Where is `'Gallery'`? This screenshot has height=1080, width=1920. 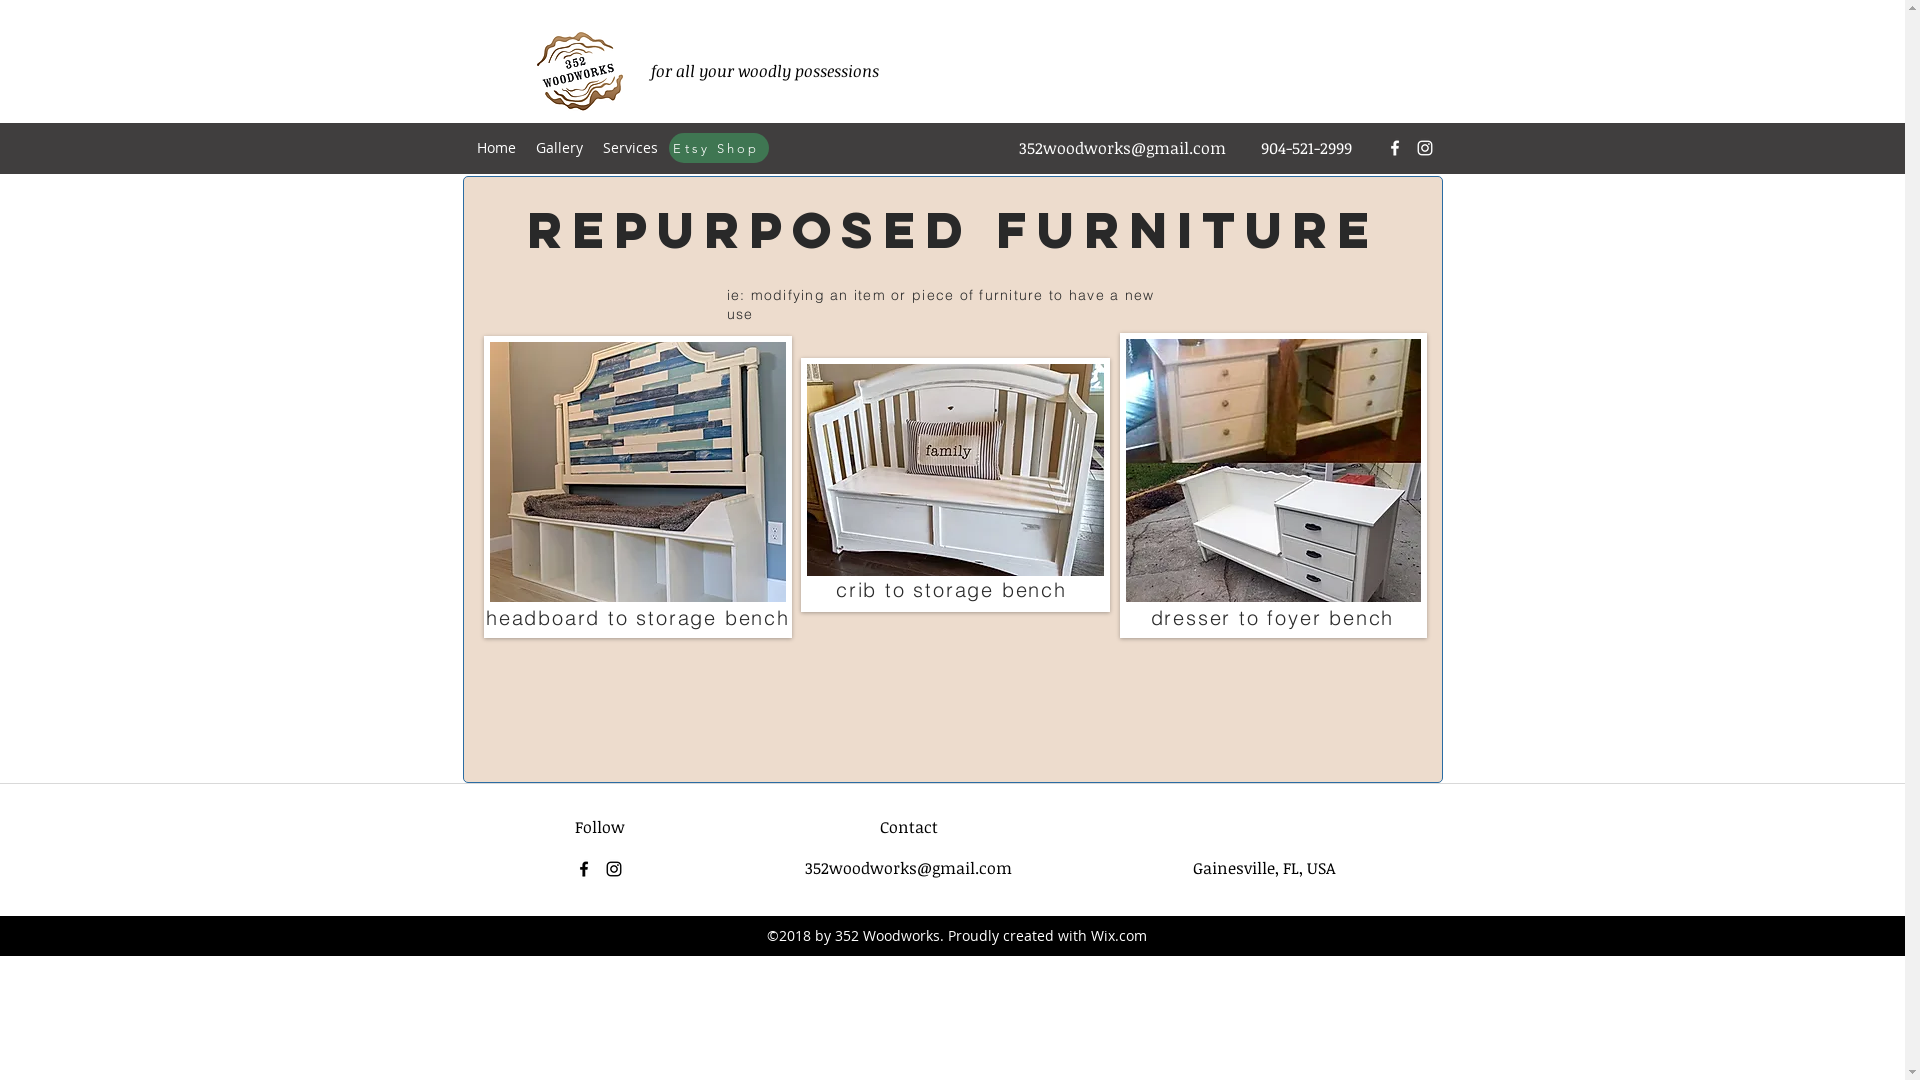 'Gallery' is located at coordinates (559, 146).